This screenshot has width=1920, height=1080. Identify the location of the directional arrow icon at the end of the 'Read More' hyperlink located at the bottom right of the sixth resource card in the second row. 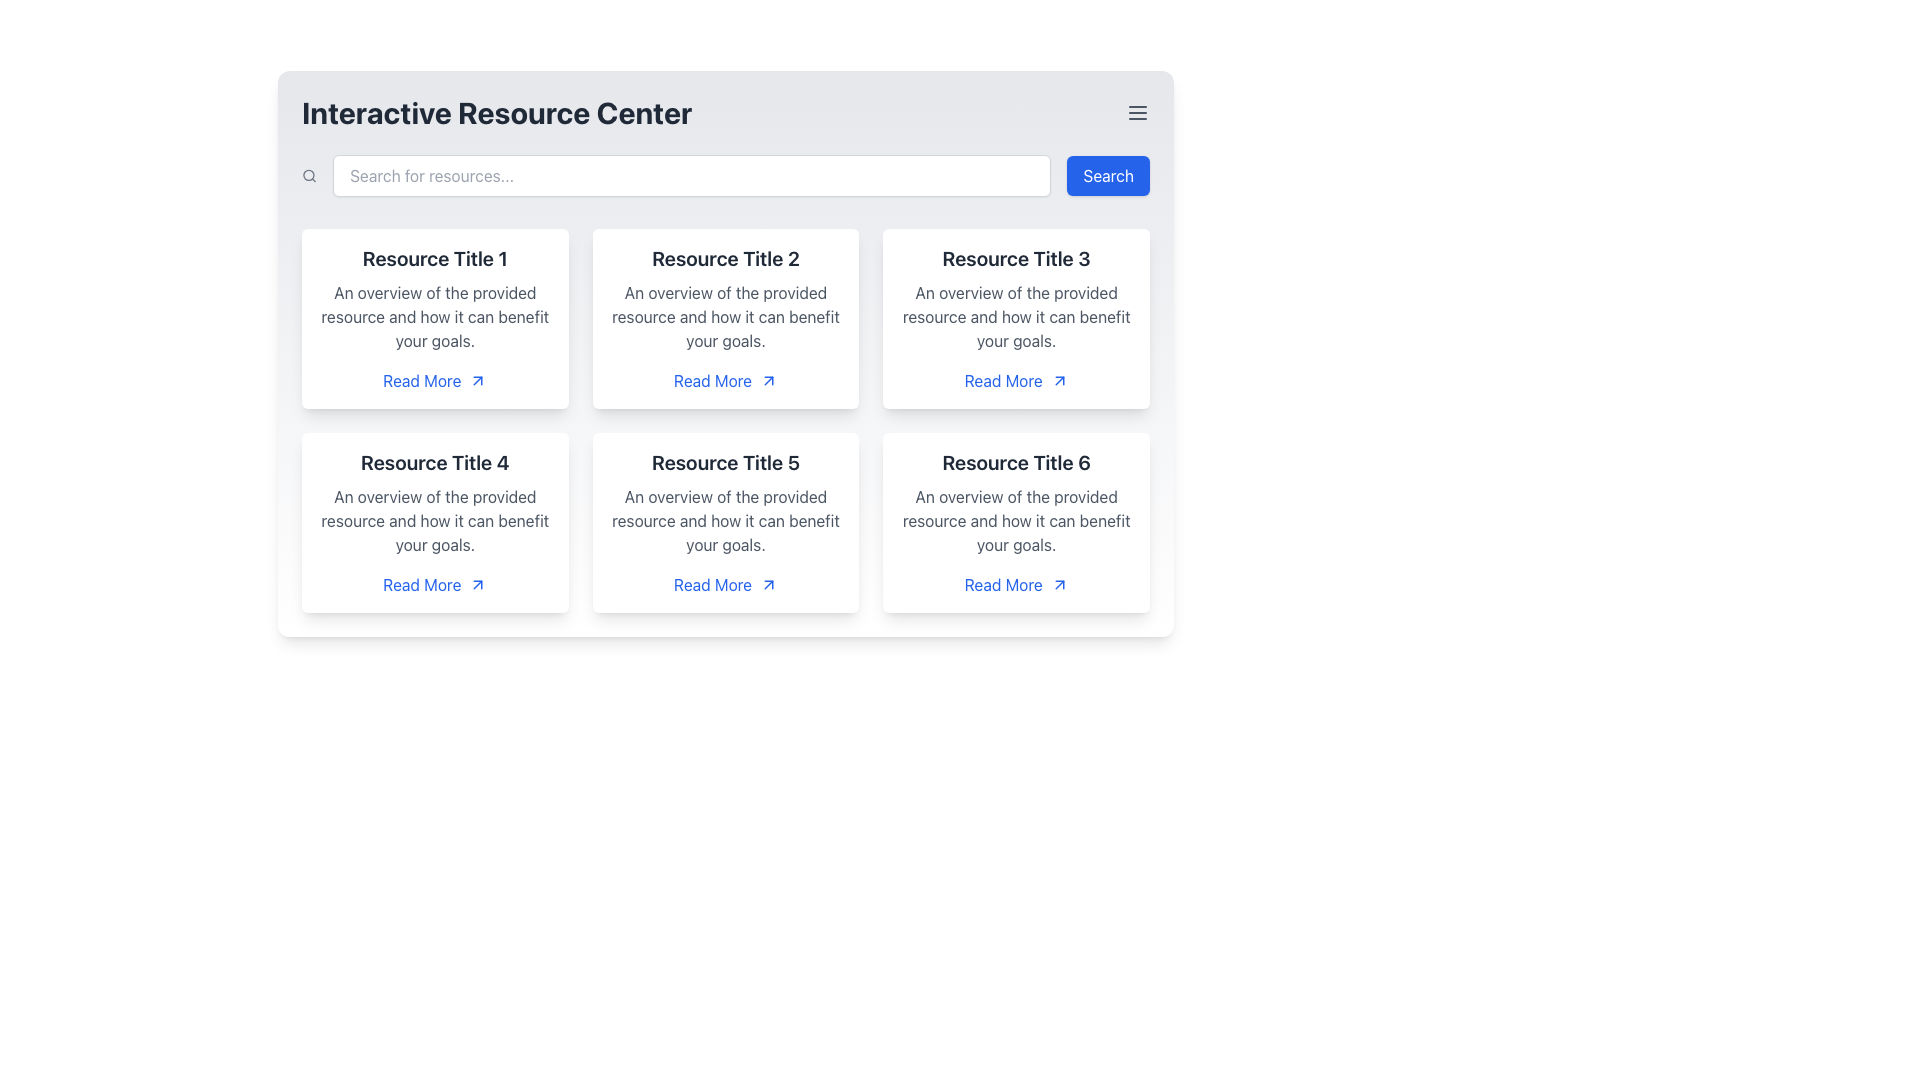
(1058, 585).